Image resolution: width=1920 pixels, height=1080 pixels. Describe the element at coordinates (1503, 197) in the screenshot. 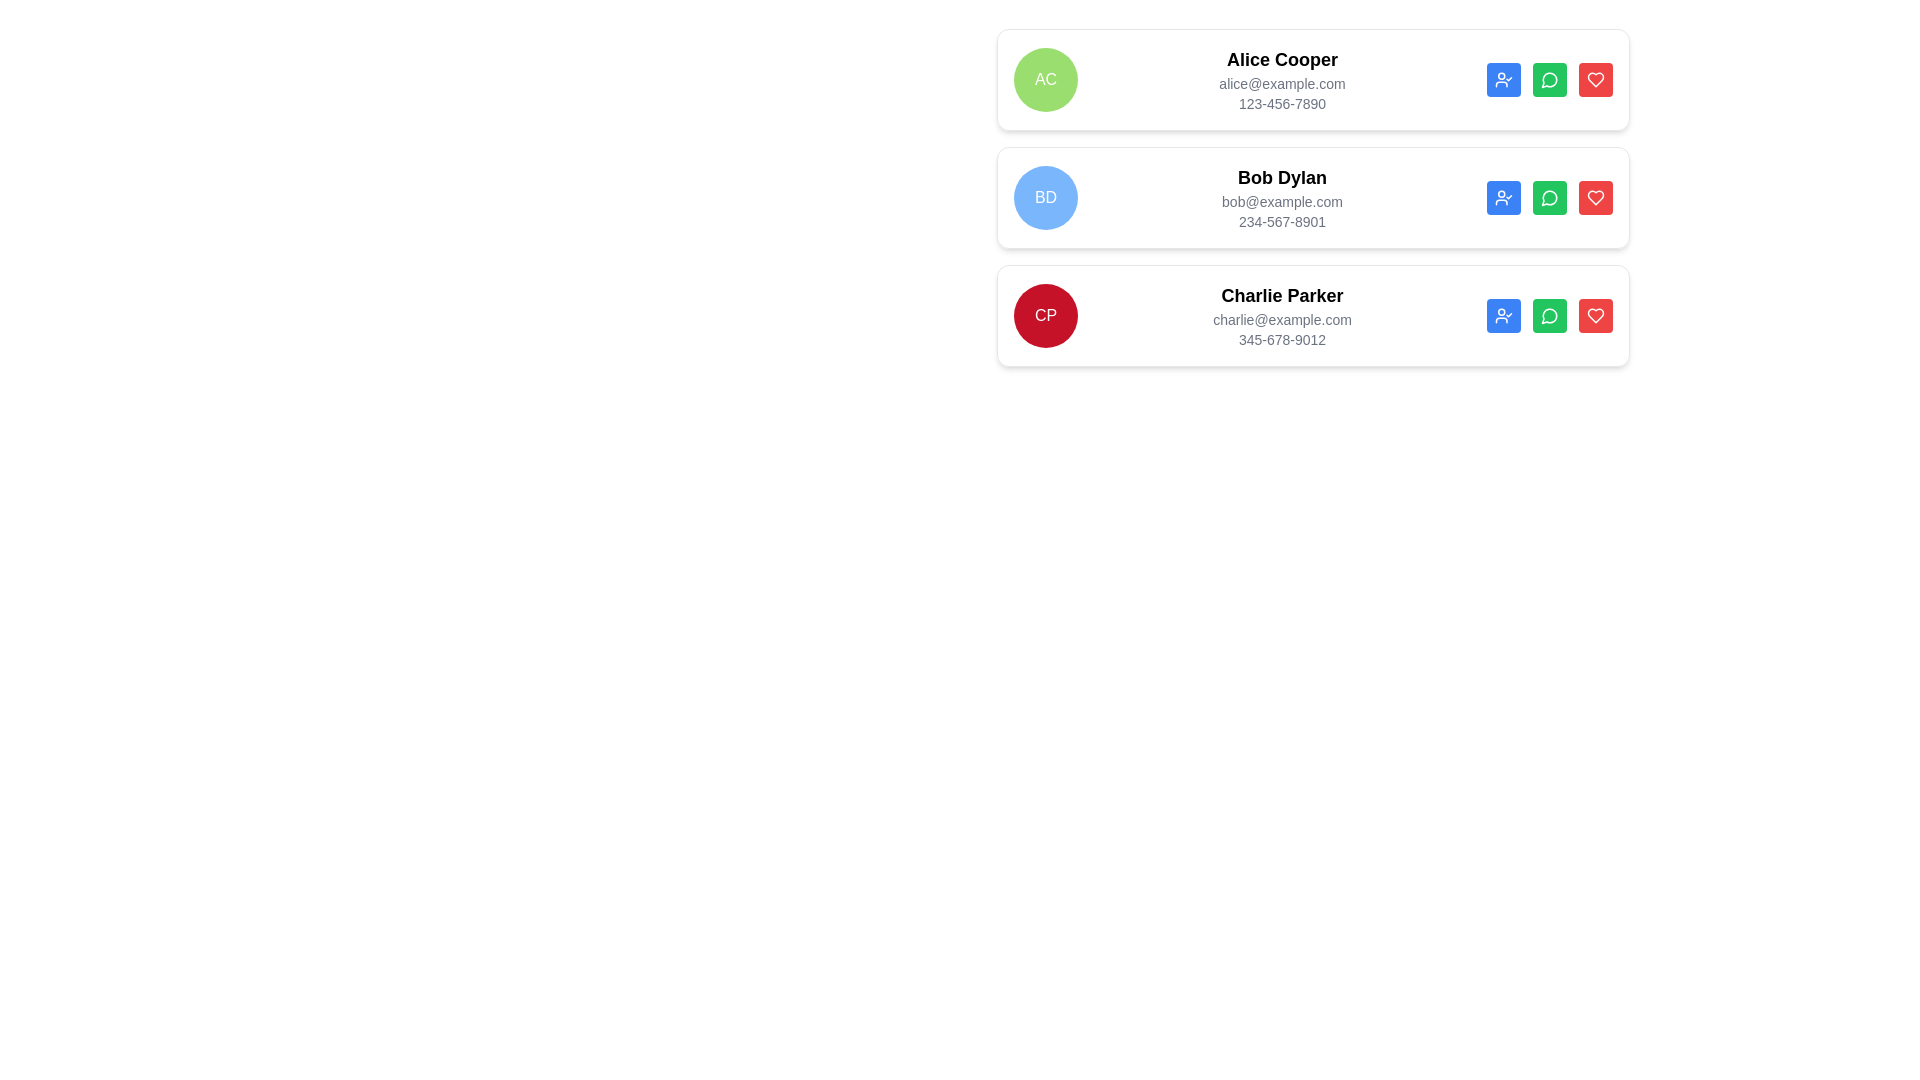

I see `the first button in the second row` at that location.